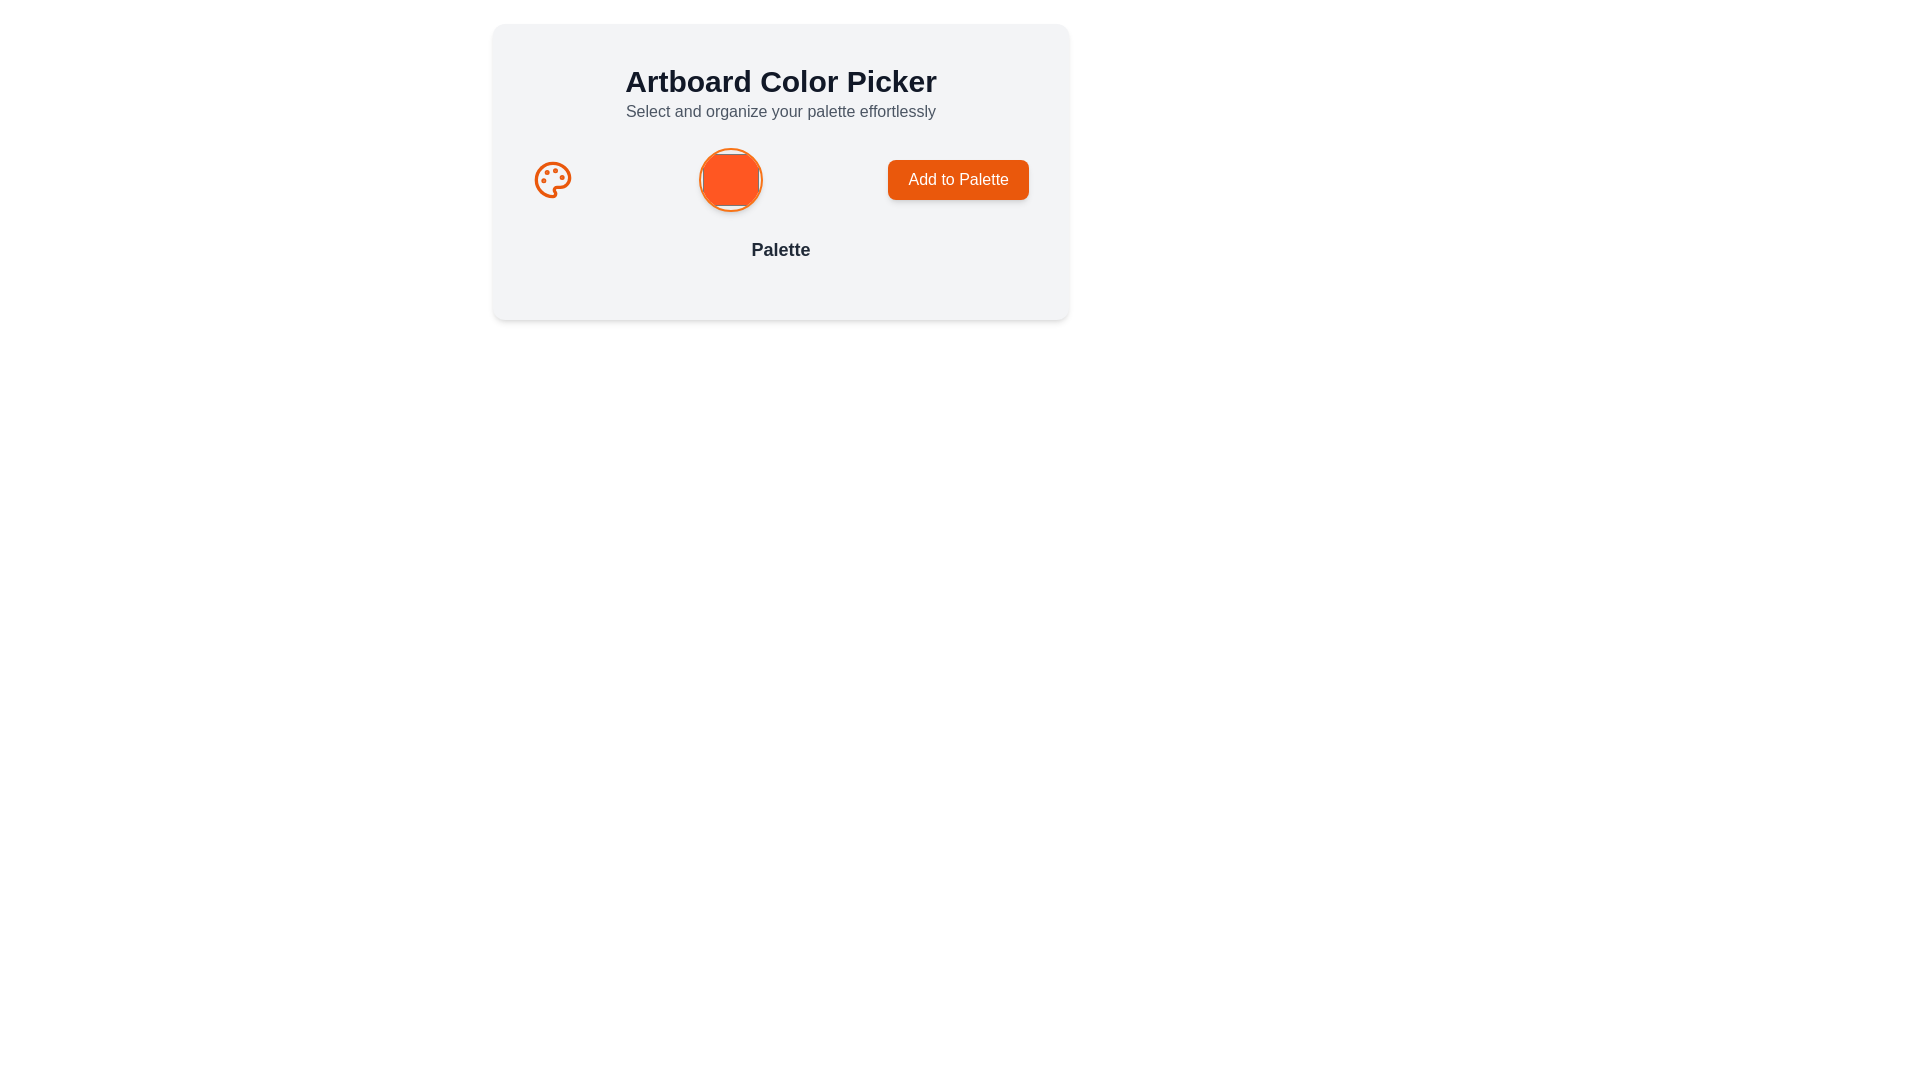 This screenshot has width=1920, height=1080. Describe the element at coordinates (957, 180) in the screenshot. I see `the 'Add to Palette' button with a vibrant orange background and white text` at that location.